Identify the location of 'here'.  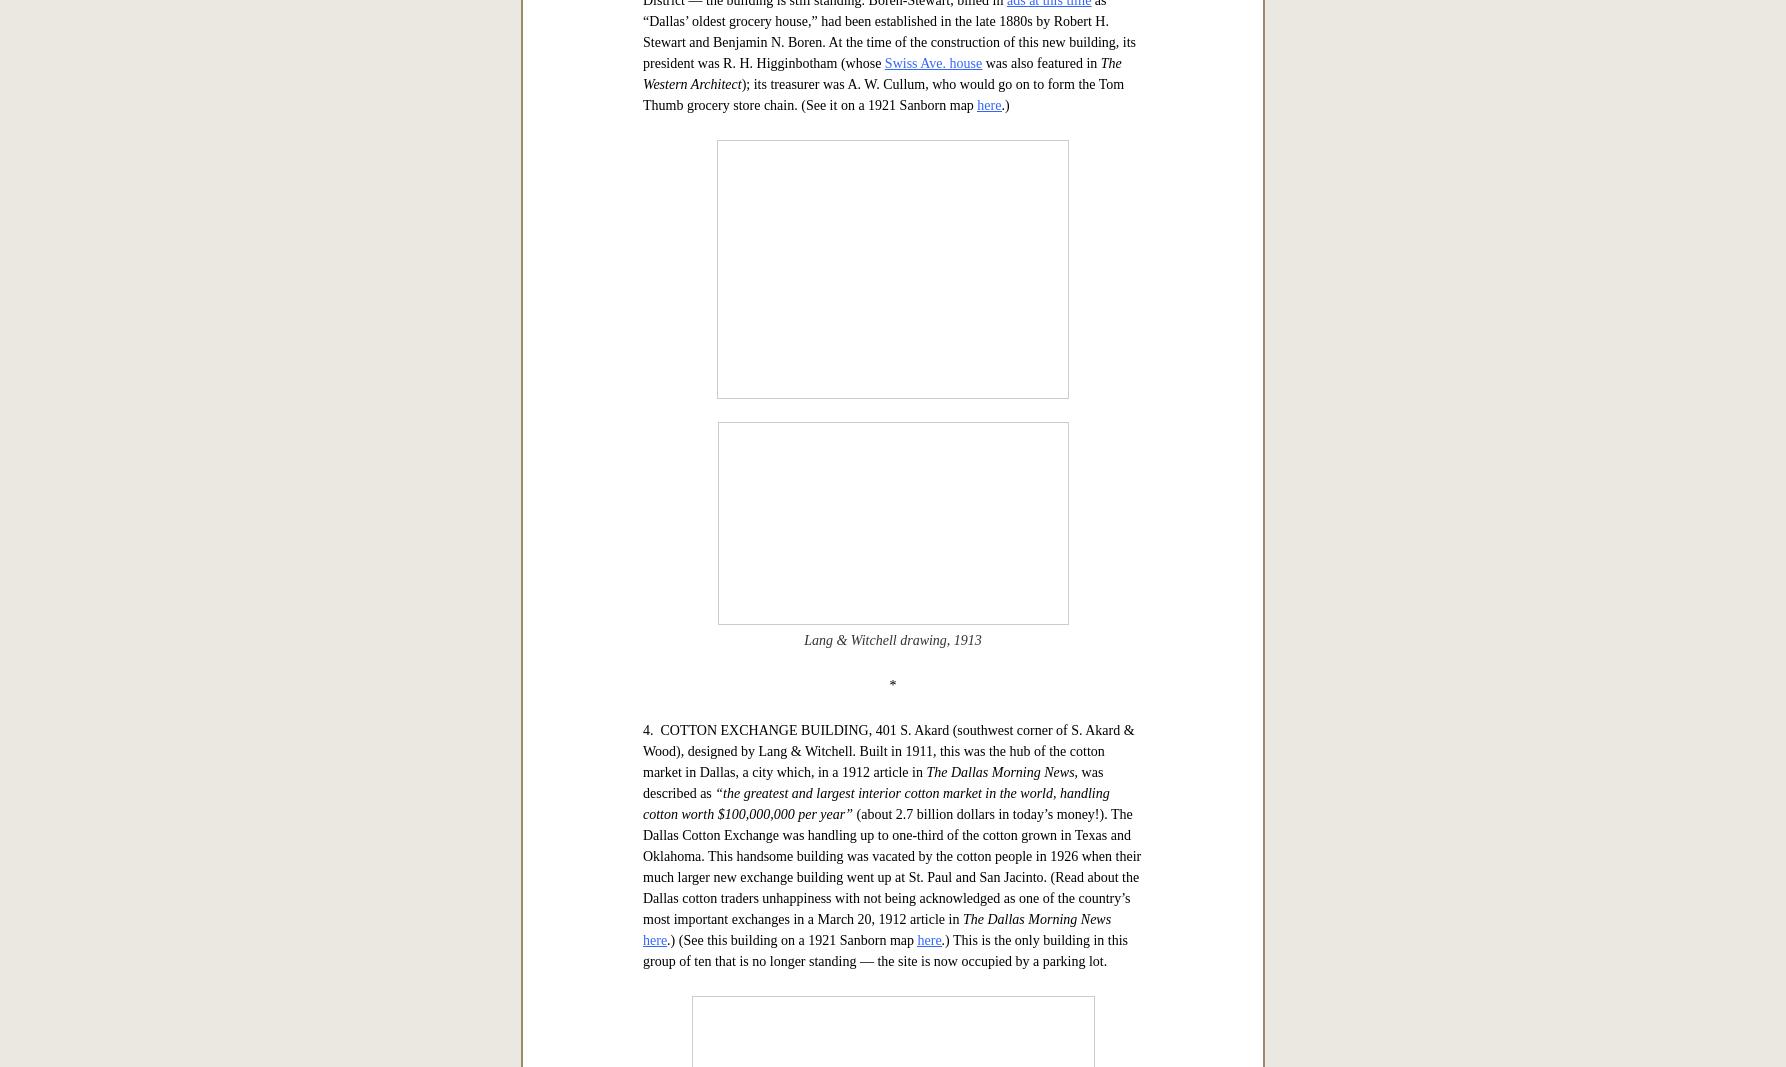
(976, 731).